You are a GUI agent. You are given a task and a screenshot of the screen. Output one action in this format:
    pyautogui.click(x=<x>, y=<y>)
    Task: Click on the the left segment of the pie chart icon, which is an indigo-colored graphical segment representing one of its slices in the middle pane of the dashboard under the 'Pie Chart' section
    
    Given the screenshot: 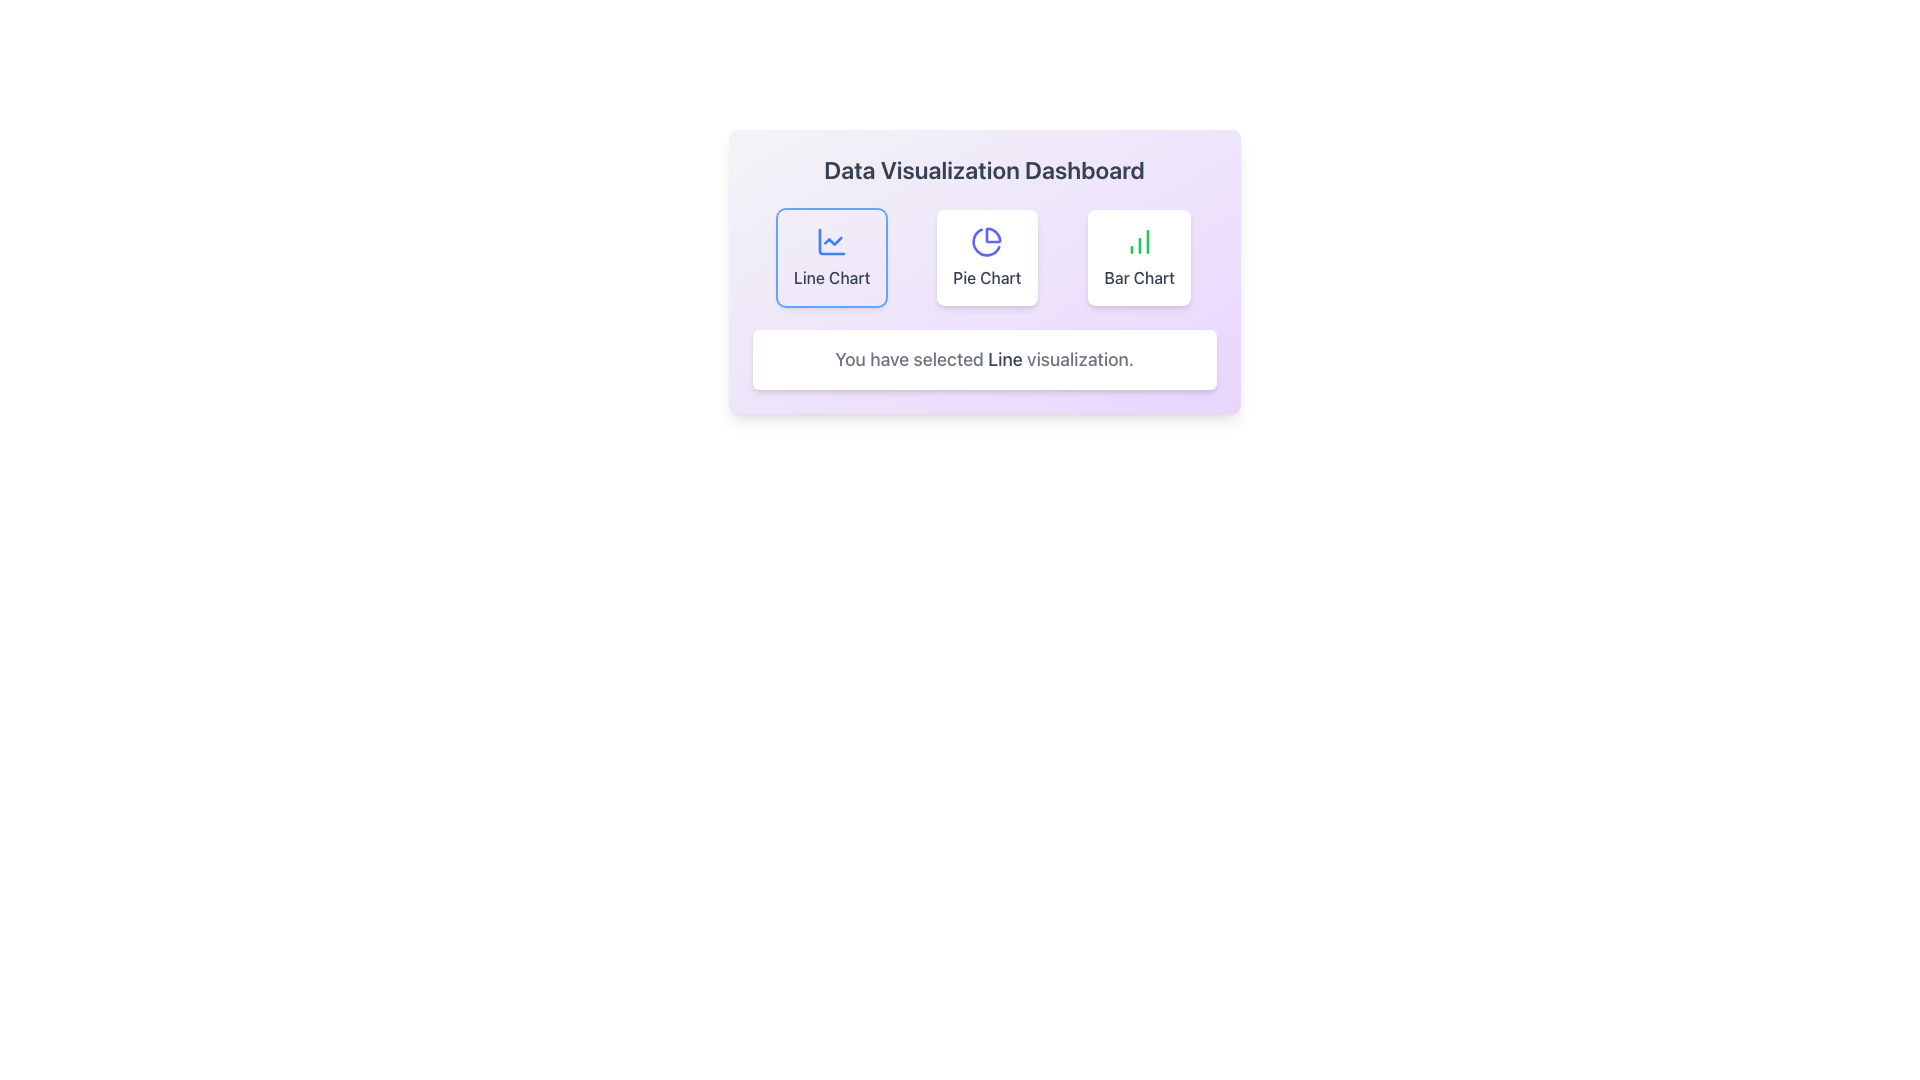 What is the action you would take?
    pyautogui.click(x=993, y=234)
    